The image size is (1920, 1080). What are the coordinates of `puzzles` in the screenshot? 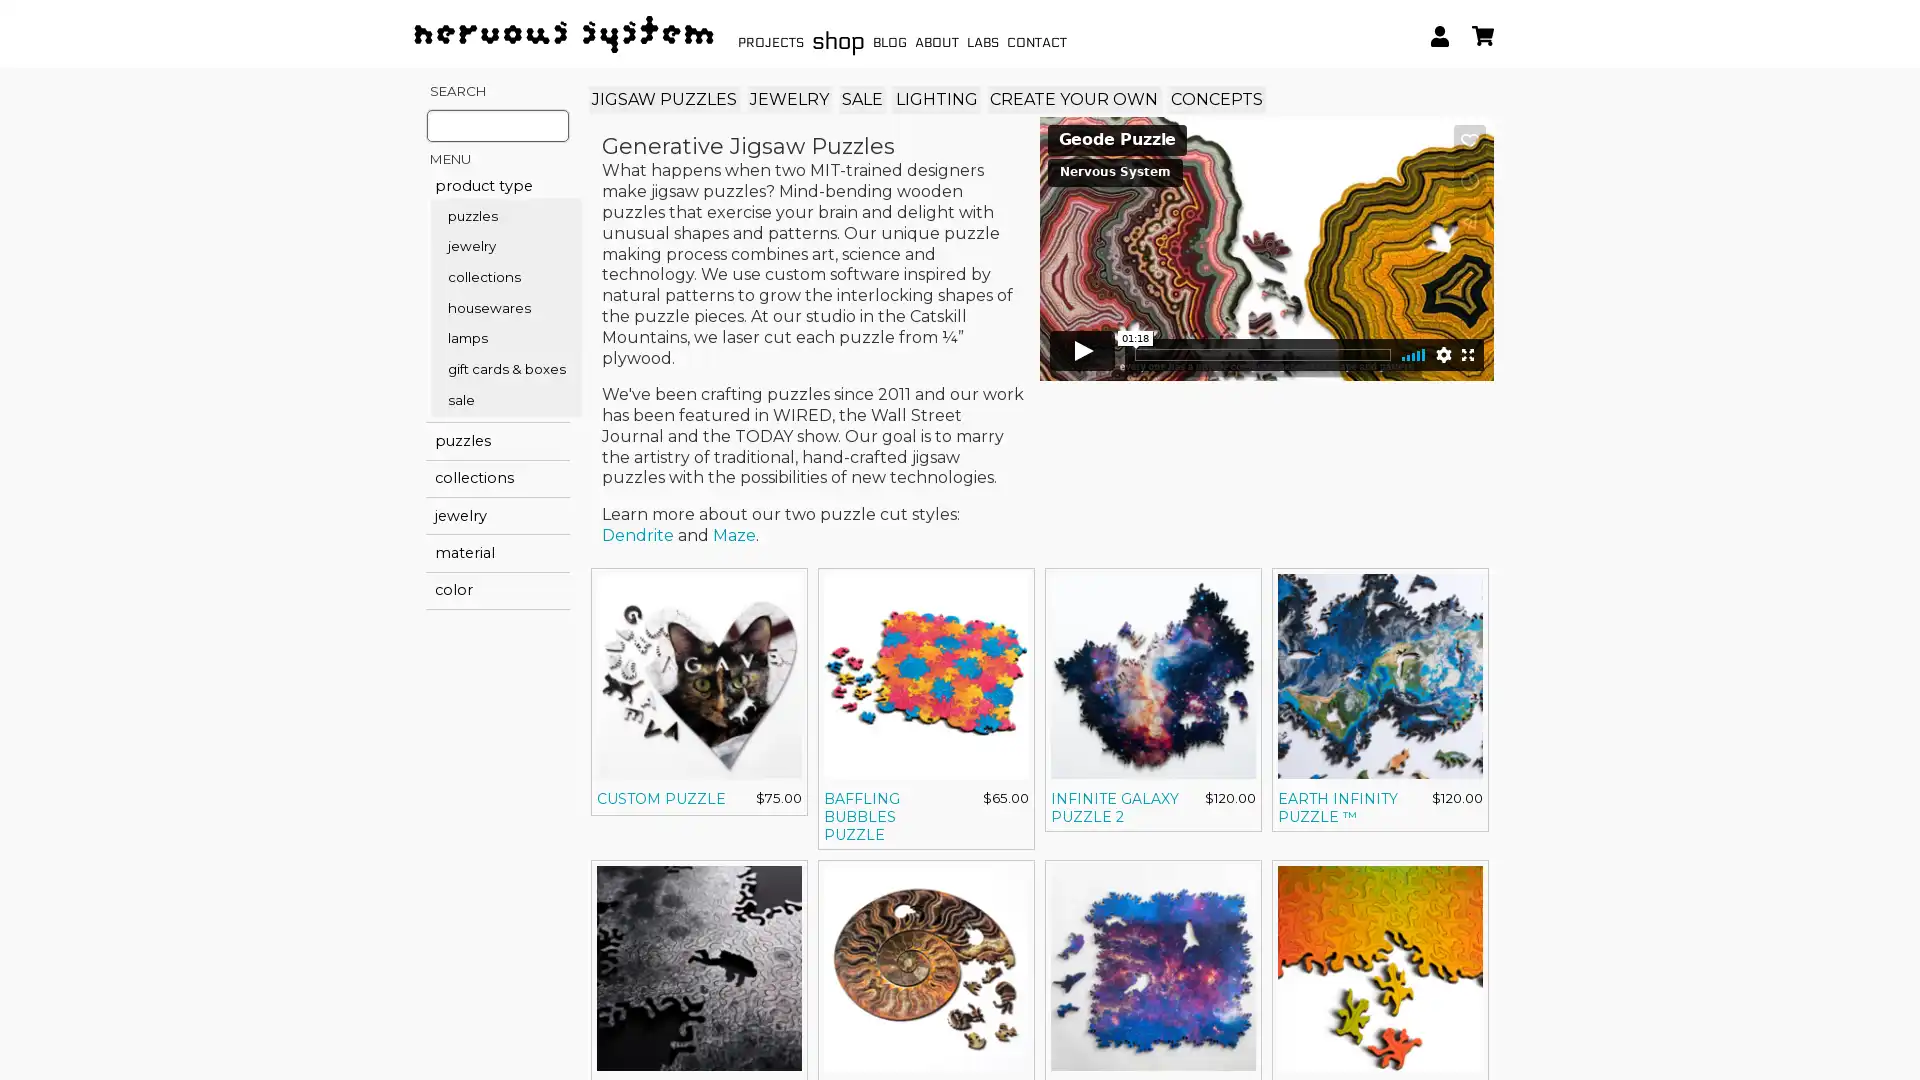 It's located at (497, 439).